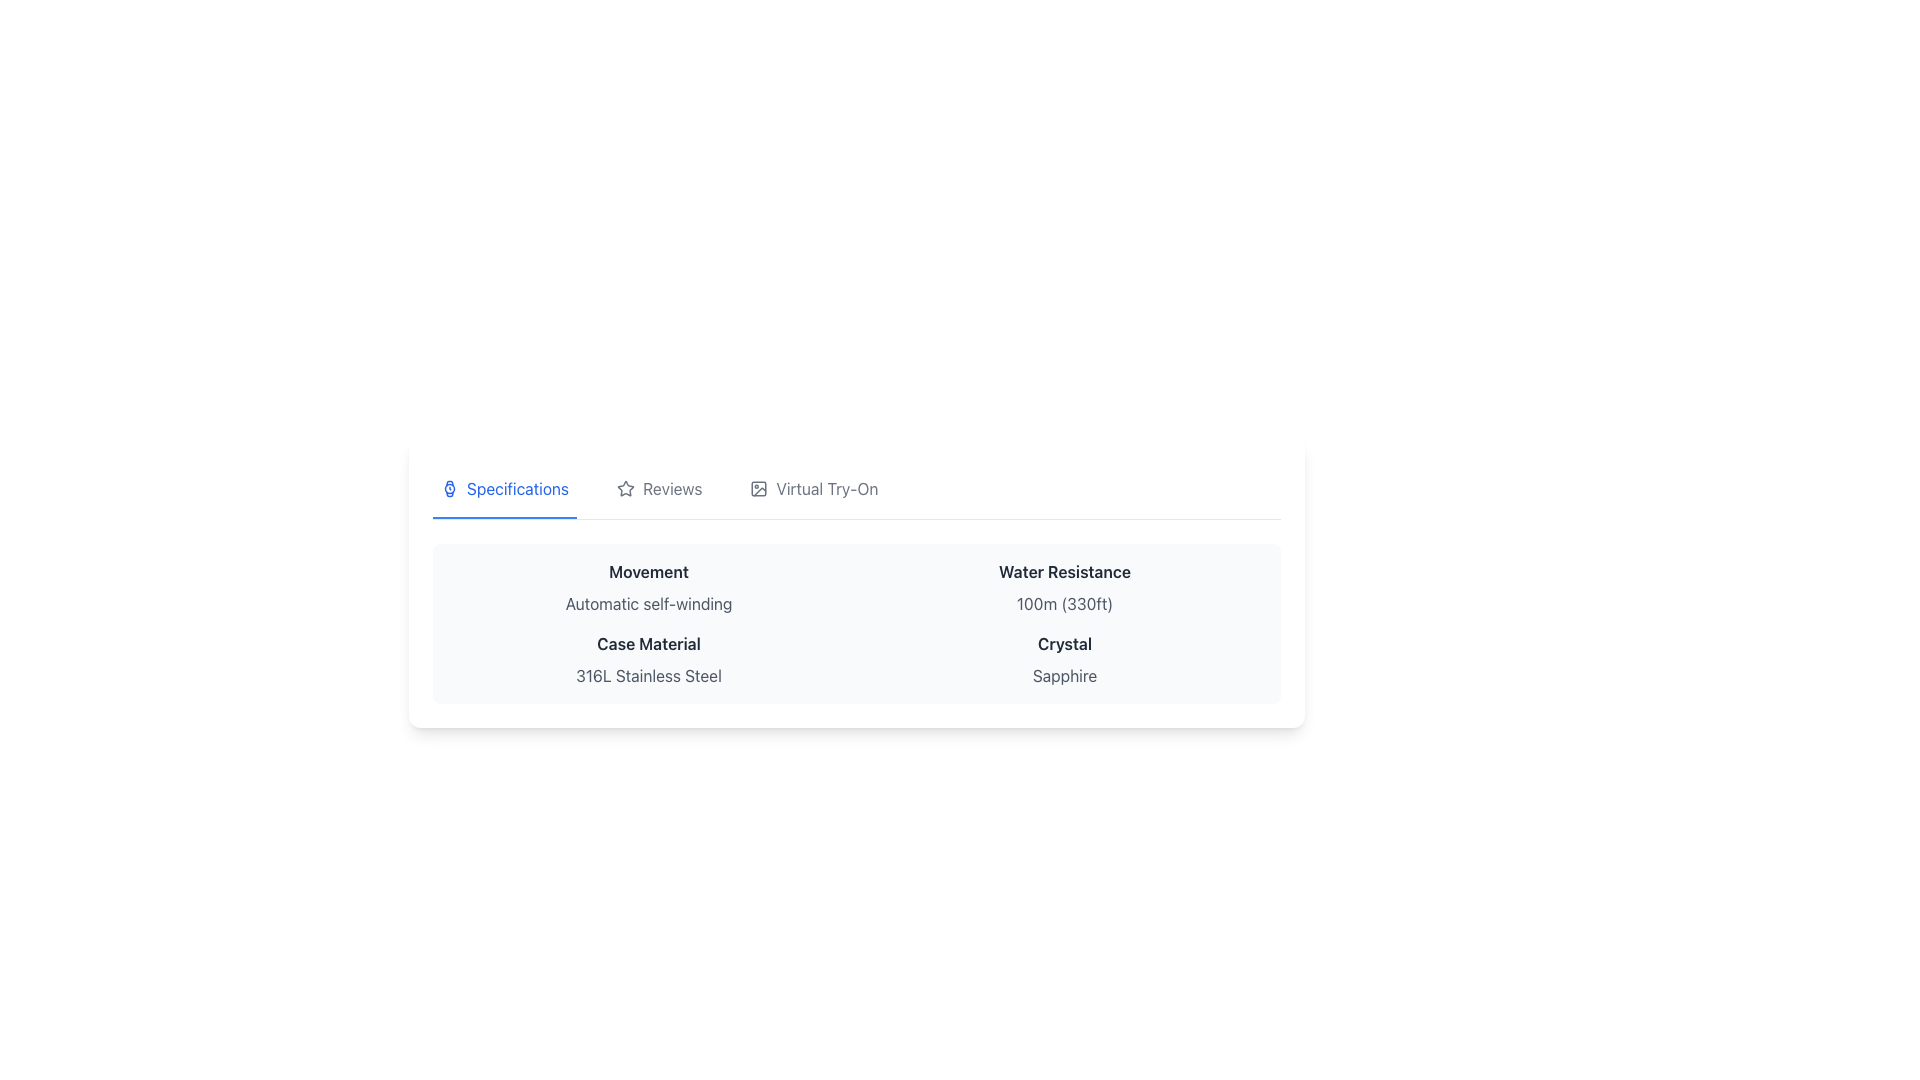 This screenshot has width=1920, height=1080. Describe the element at coordinates (625, 488) in the screenshot. I see `the small, hollow five-pointed star icon located in the interactive toolbar at the top of the section` at that location.